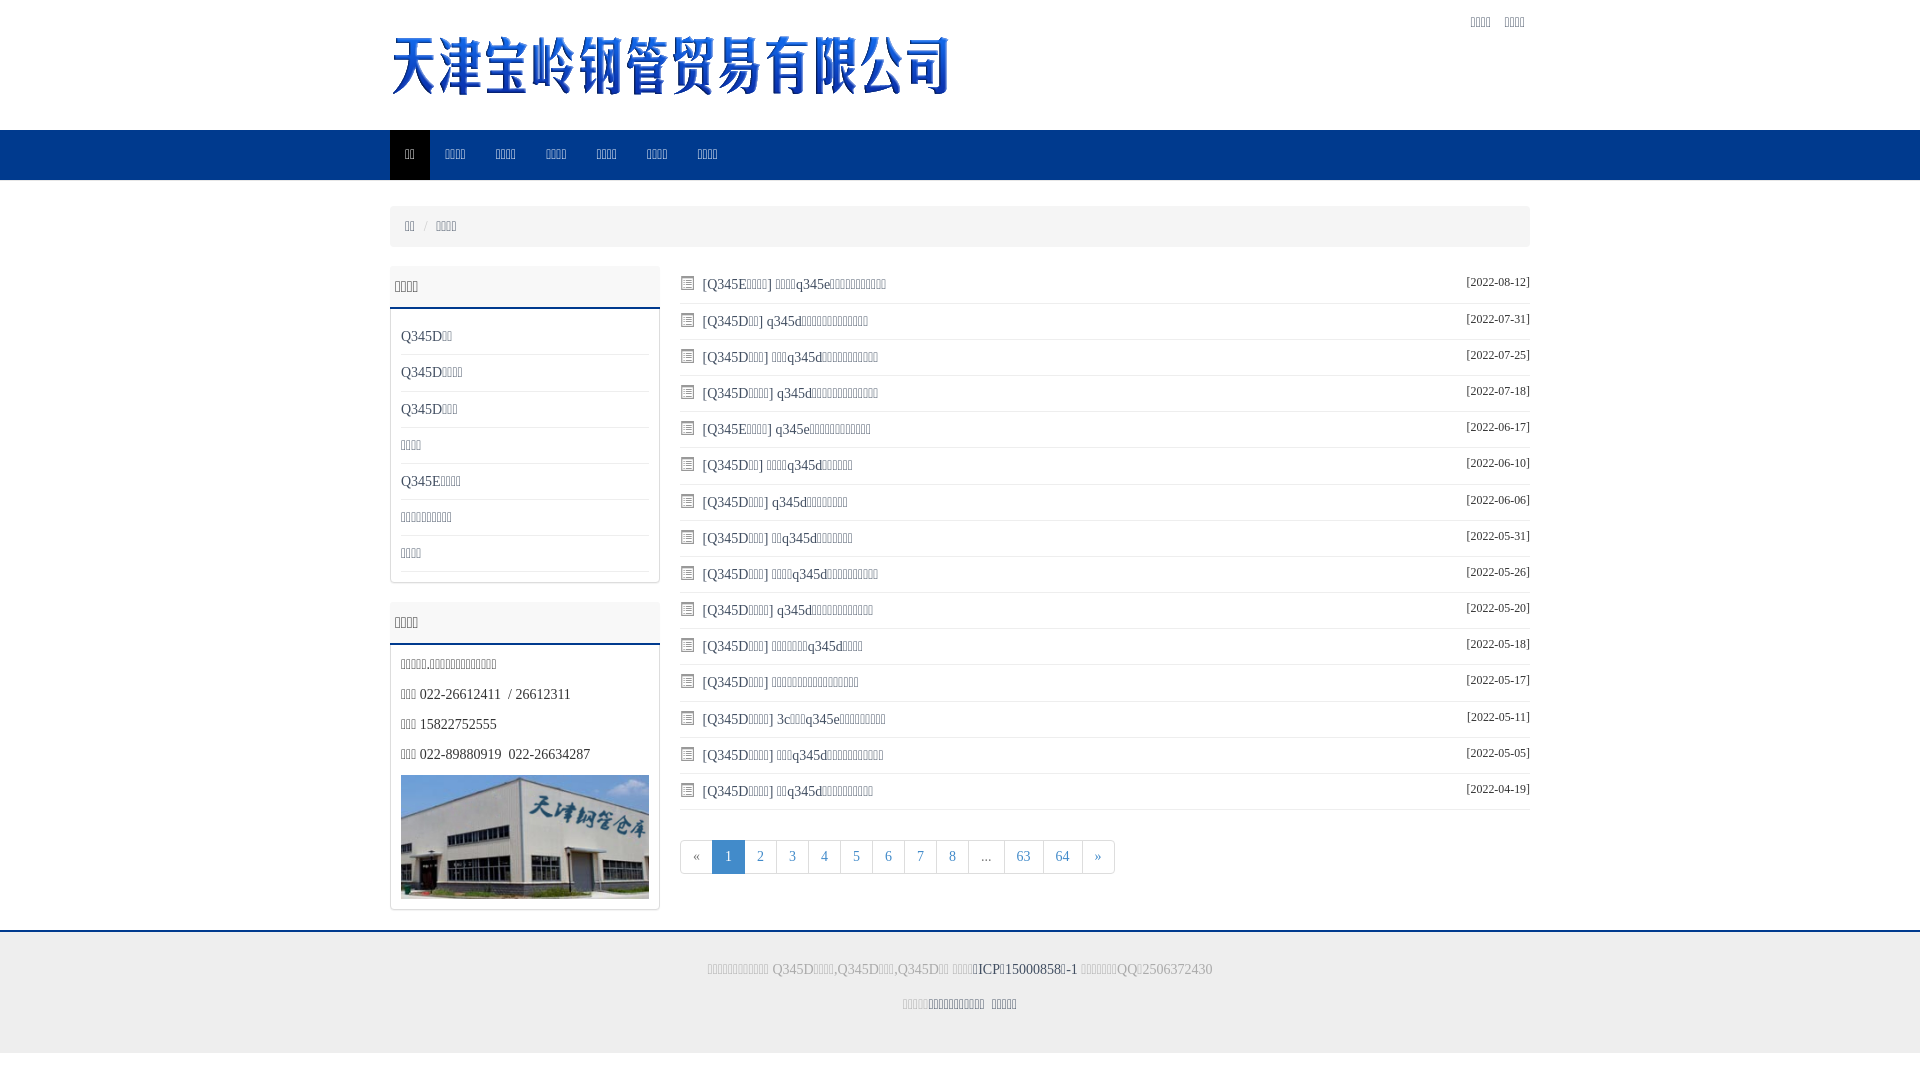  What do you see at coordinates (824, 855) in the screenshot?
I see `'4'` at bounding box center [824, 855].